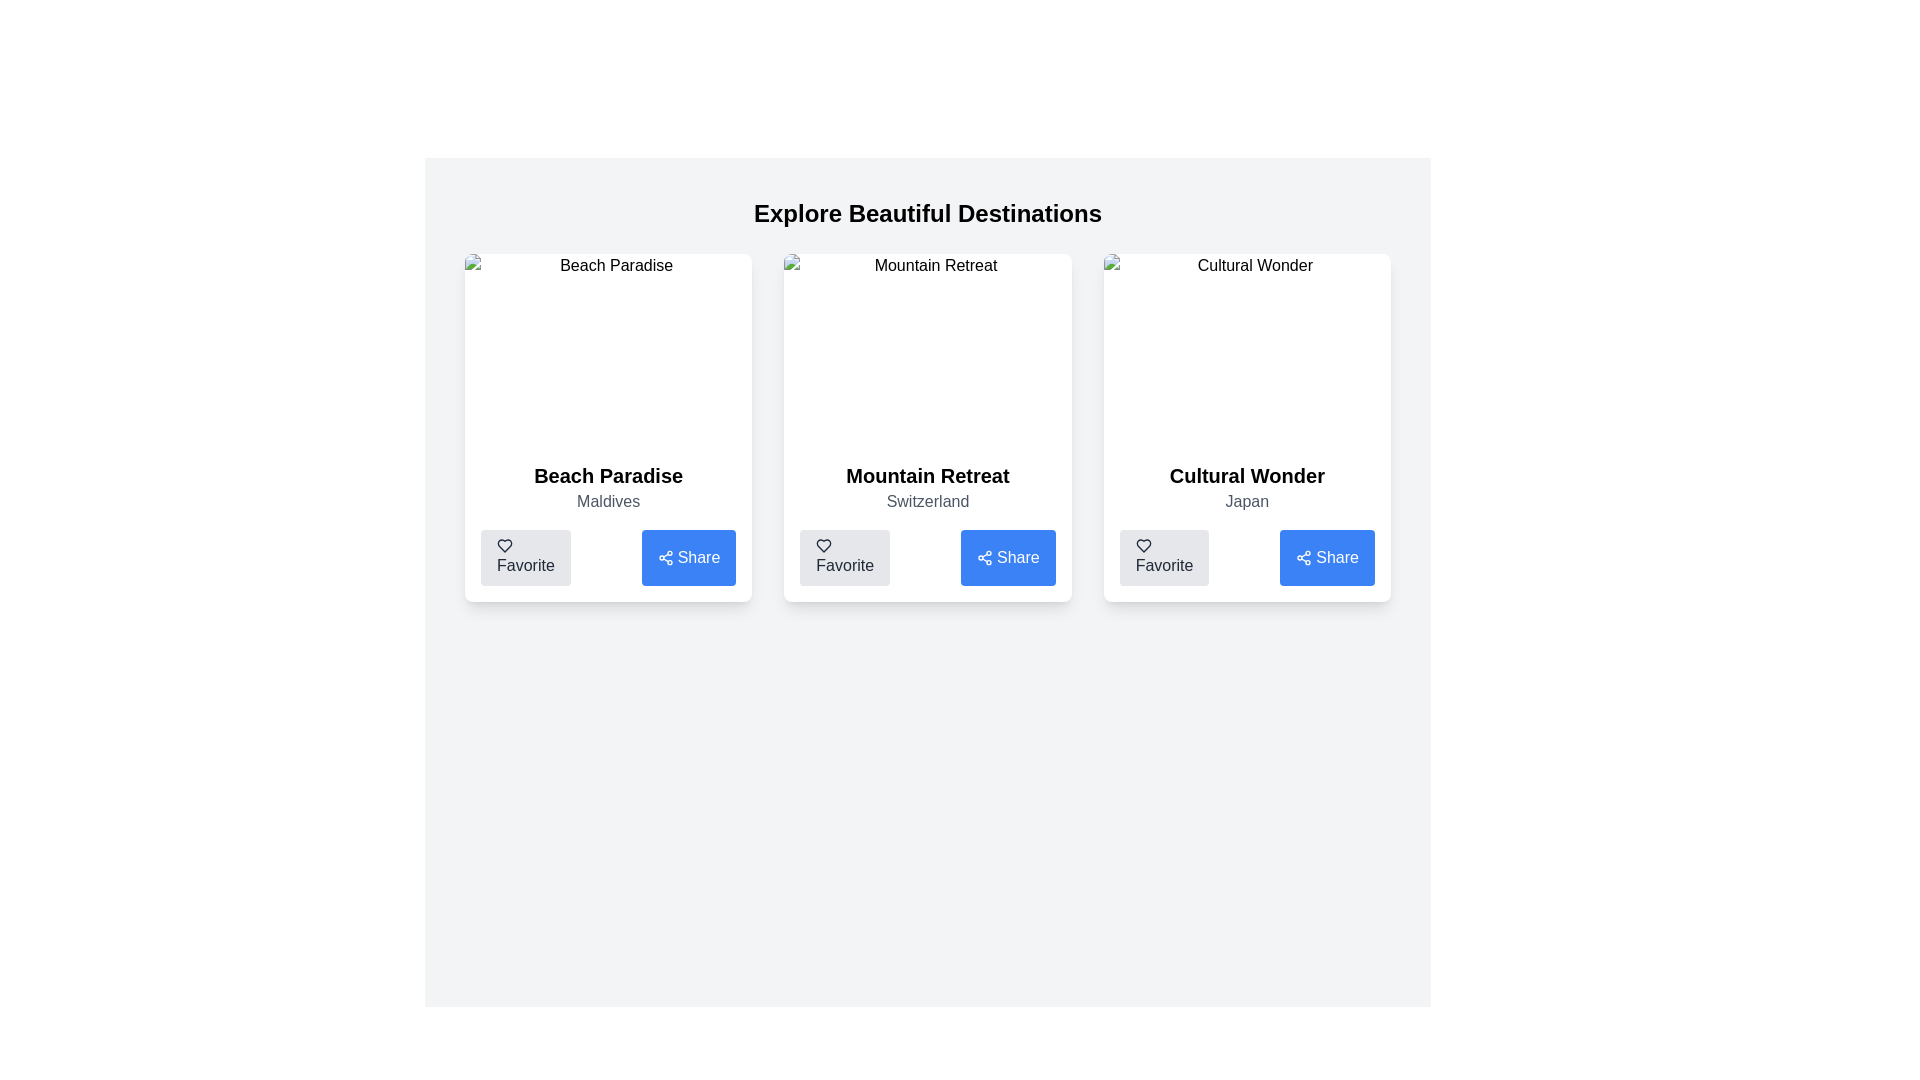  I want to click on the 'Favorite' icon button located at the bottom section of the 'Mountain Retreat' card to mark the associated content item as a favorite, so click(824, 546).